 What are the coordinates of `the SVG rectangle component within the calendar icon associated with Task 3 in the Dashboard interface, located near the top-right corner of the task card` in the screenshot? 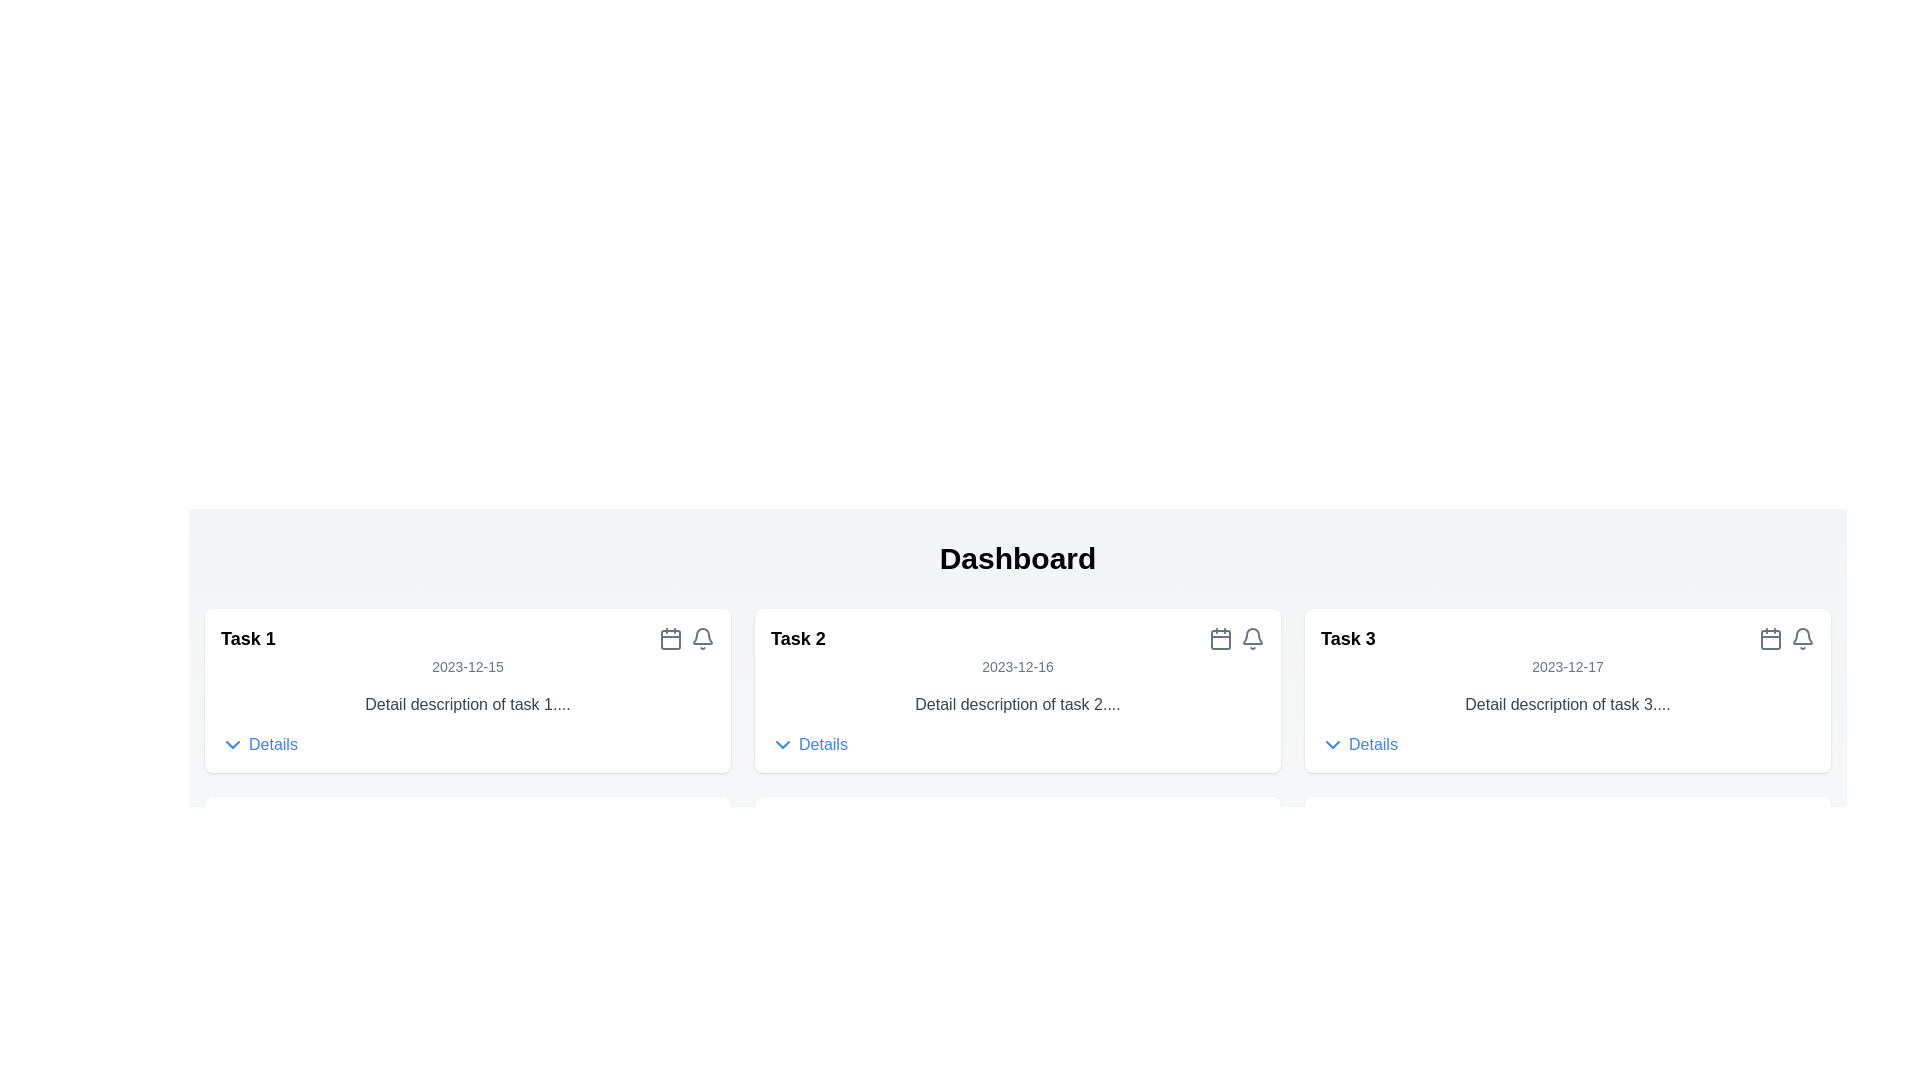 It's located at (1771, 640).